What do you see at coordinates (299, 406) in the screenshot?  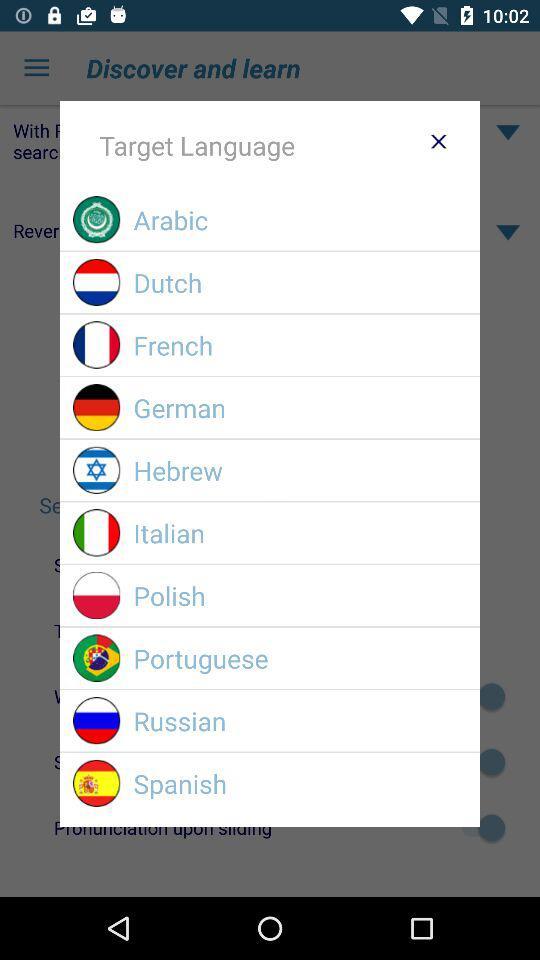 I see `the german` at bounding box center [299, 406].